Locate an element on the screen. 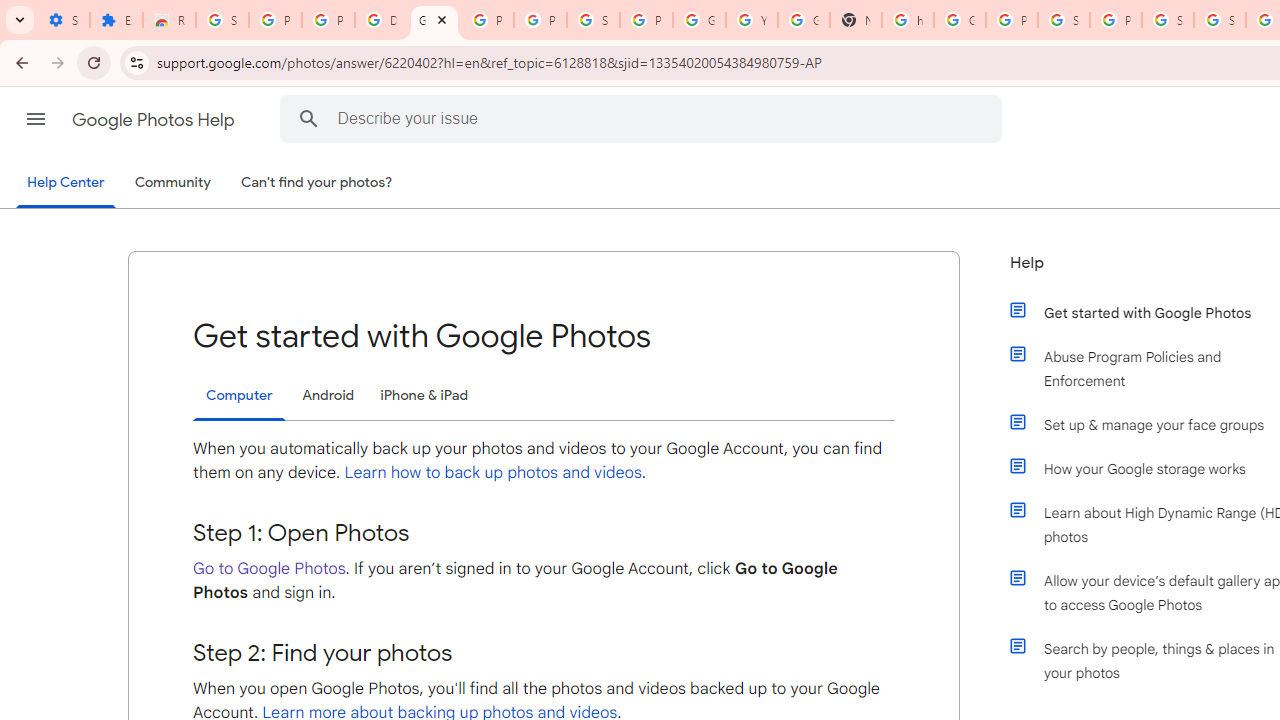  'Android' is located at coordinates (328, 395).